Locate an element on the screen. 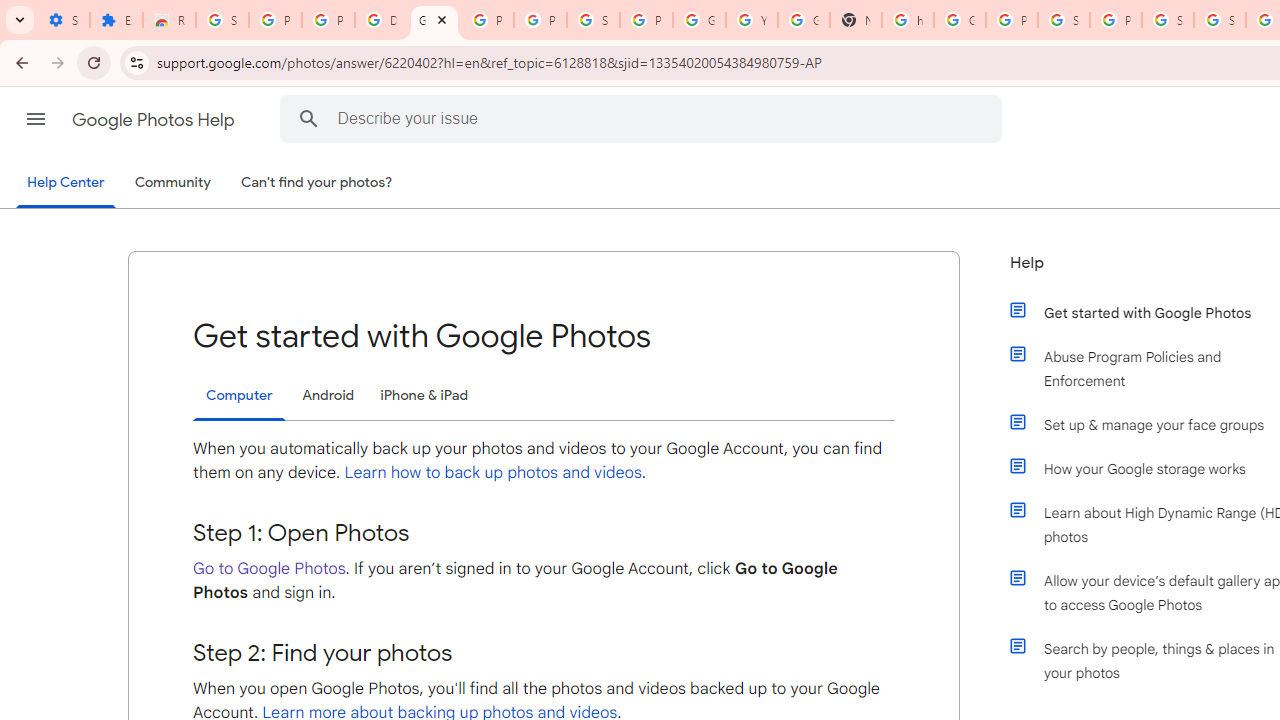  'Android' is located at coordinates (328, 395).